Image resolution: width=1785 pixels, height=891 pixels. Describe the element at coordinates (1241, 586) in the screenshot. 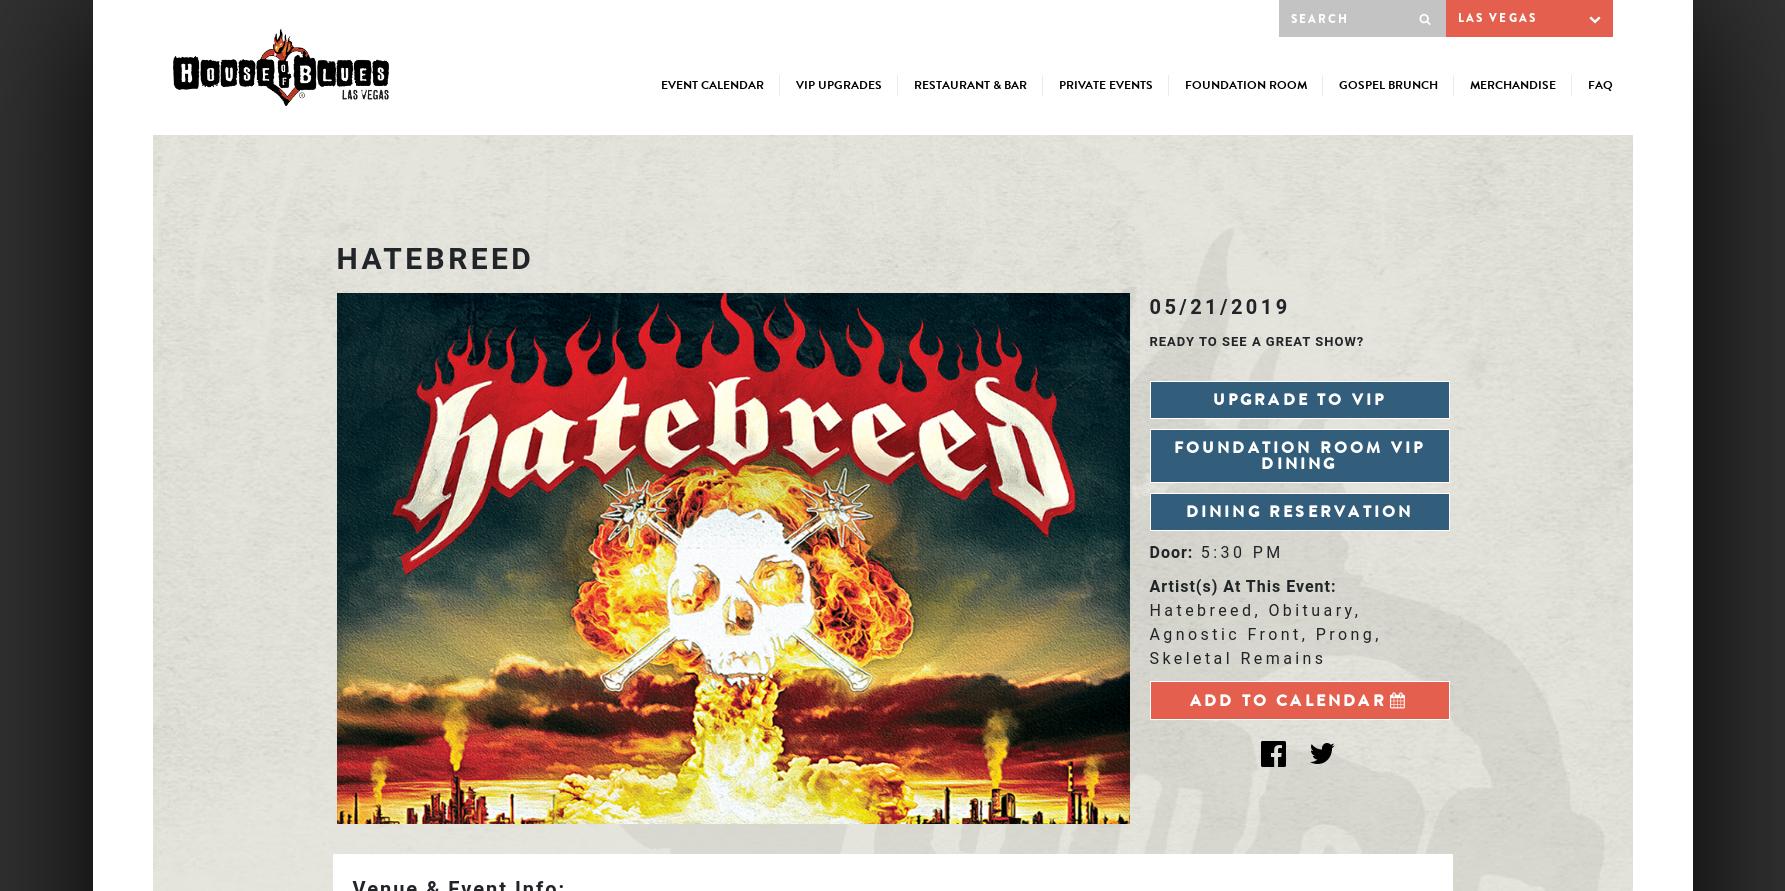

I see `'Artist(s) At This Event:'` at that location.